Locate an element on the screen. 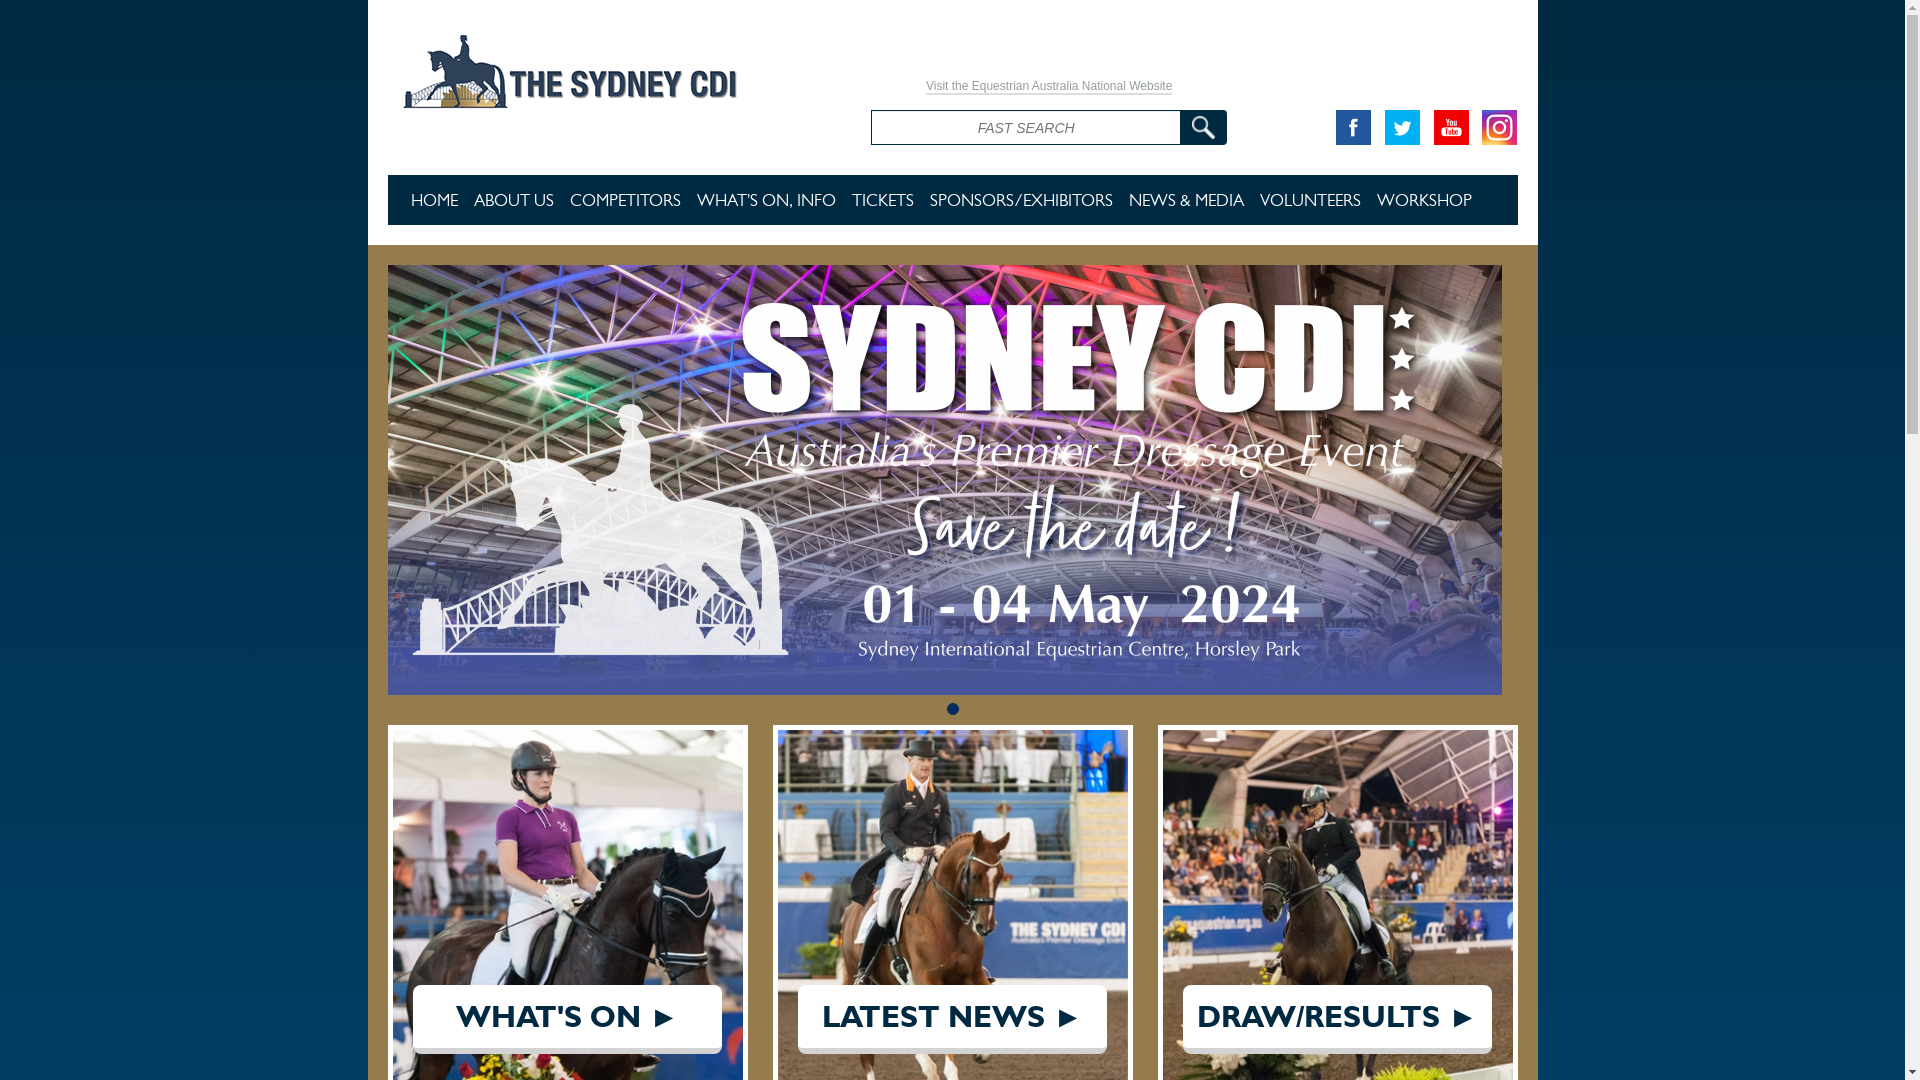 The image size is (1920, 1080). 'COMPETITORS' is located at coordinates (624, 200).